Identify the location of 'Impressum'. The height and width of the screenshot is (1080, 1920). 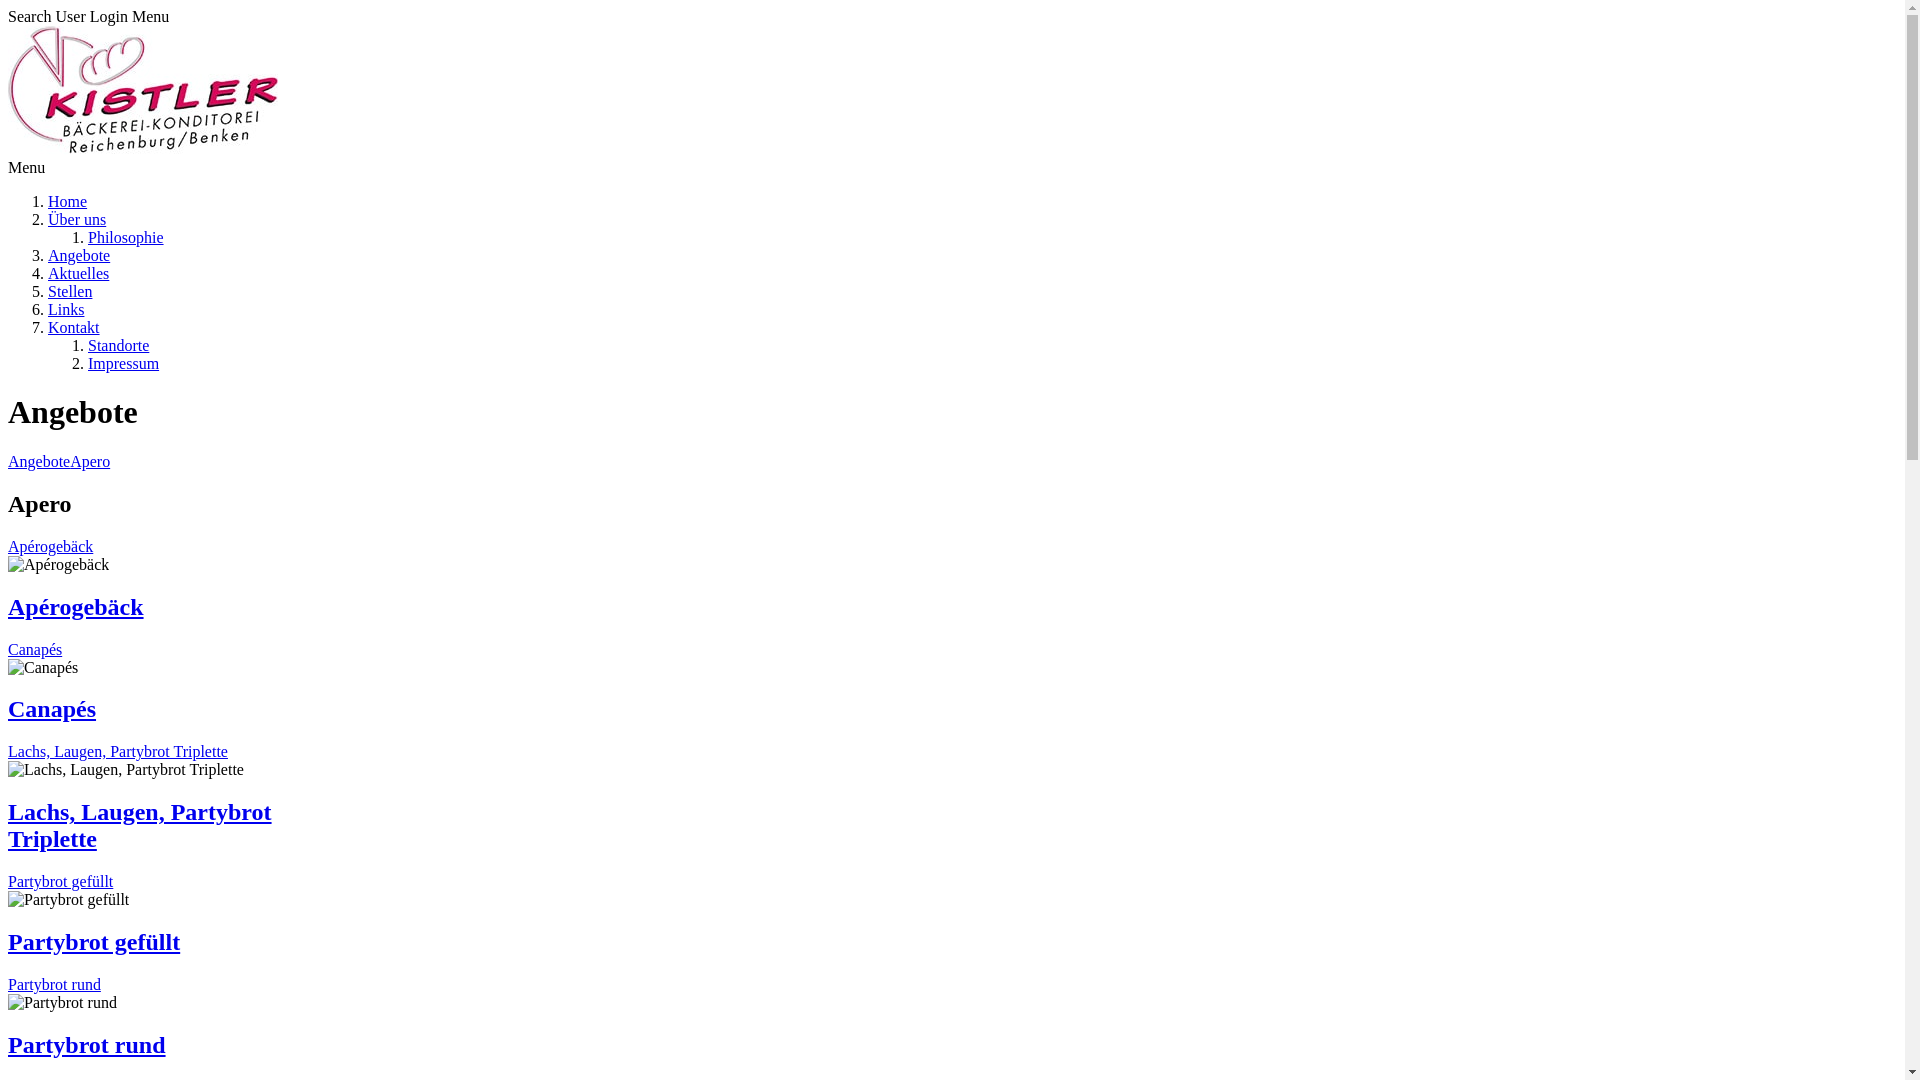
(122, 363).